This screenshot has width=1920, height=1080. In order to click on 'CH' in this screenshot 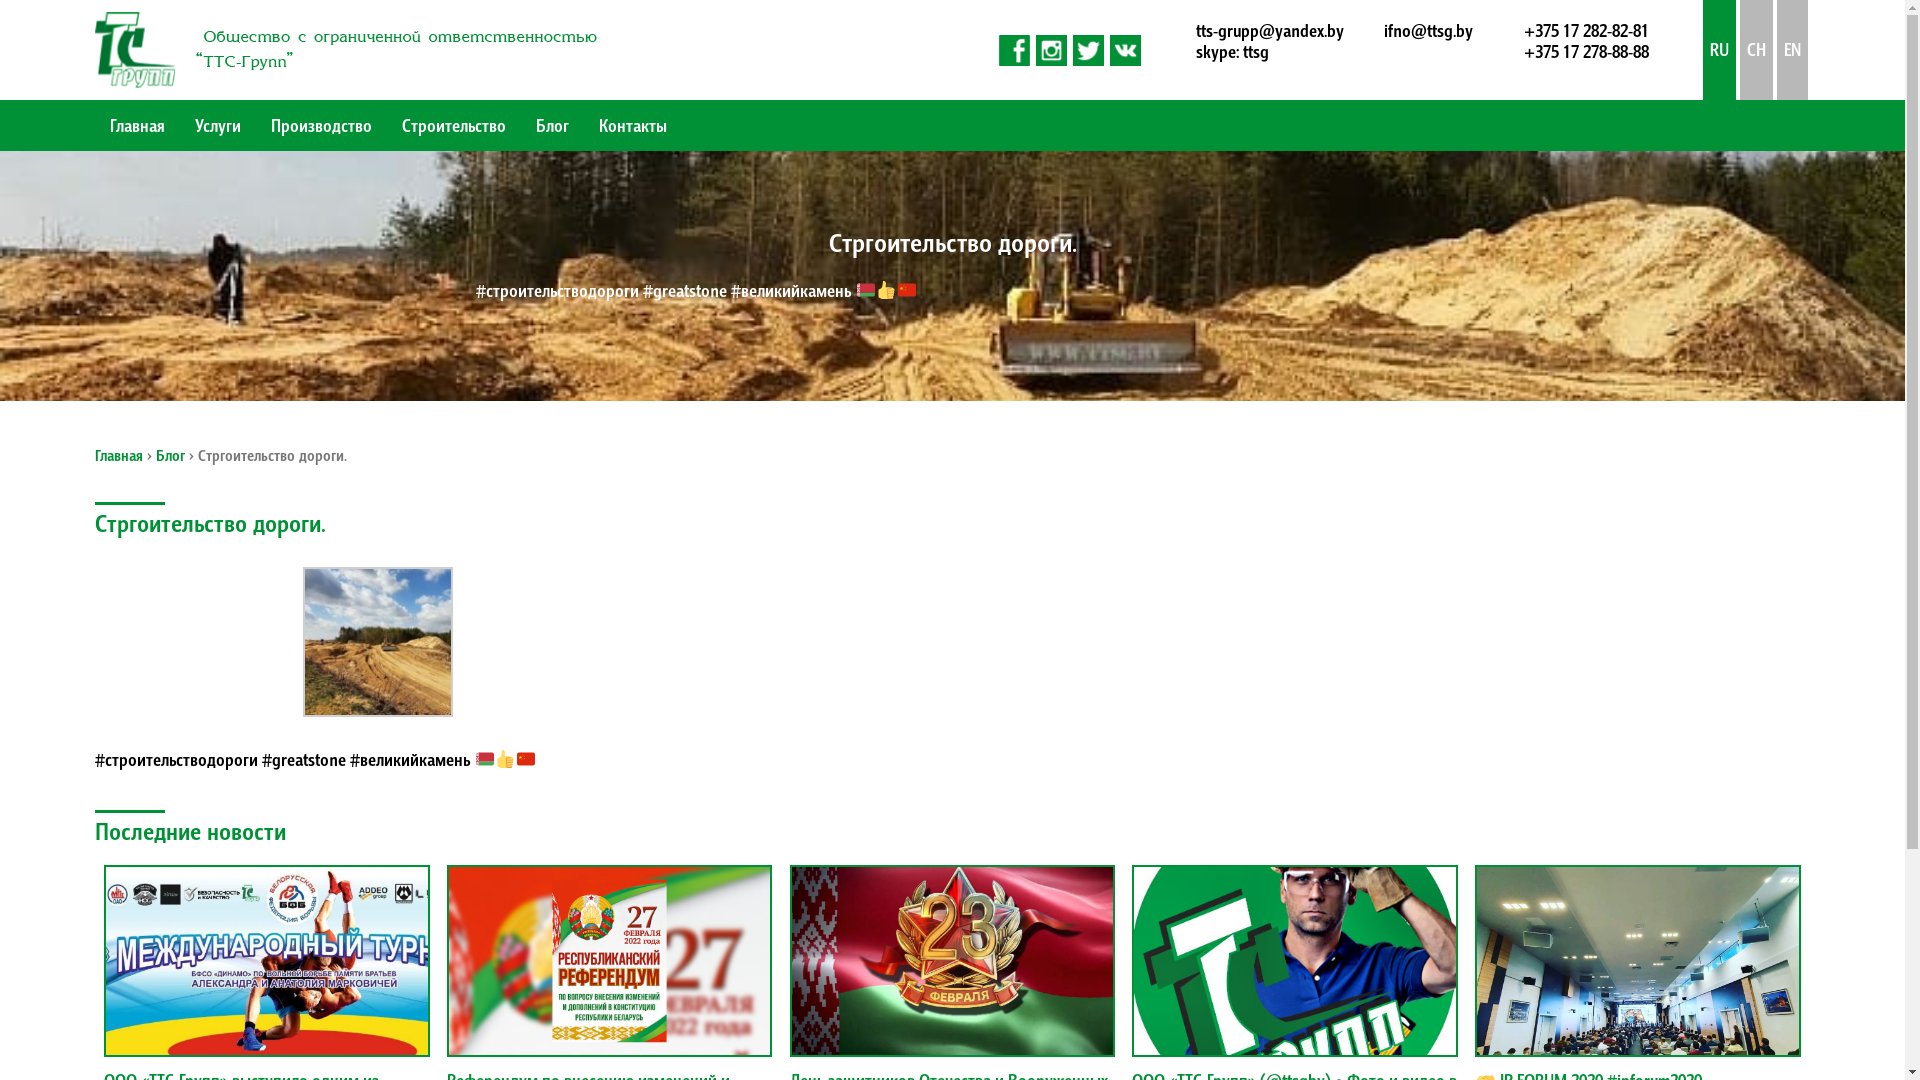, I will do `click(1755, 49)`.